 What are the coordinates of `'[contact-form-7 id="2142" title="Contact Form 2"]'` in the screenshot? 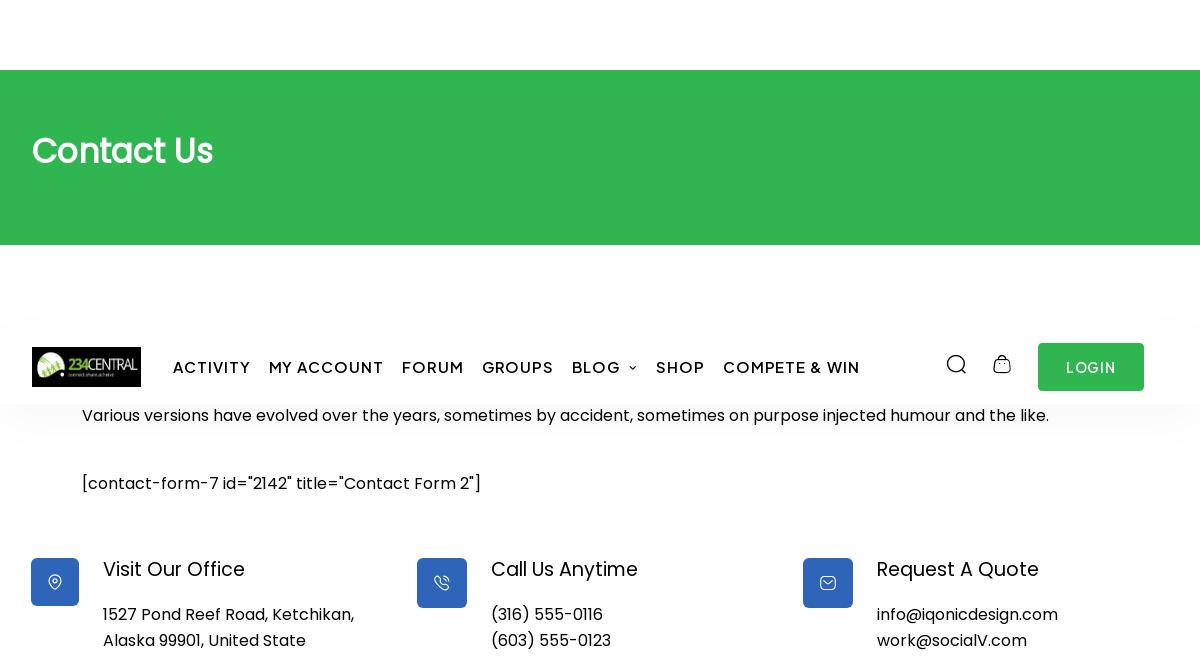 It's located at (280, 152).